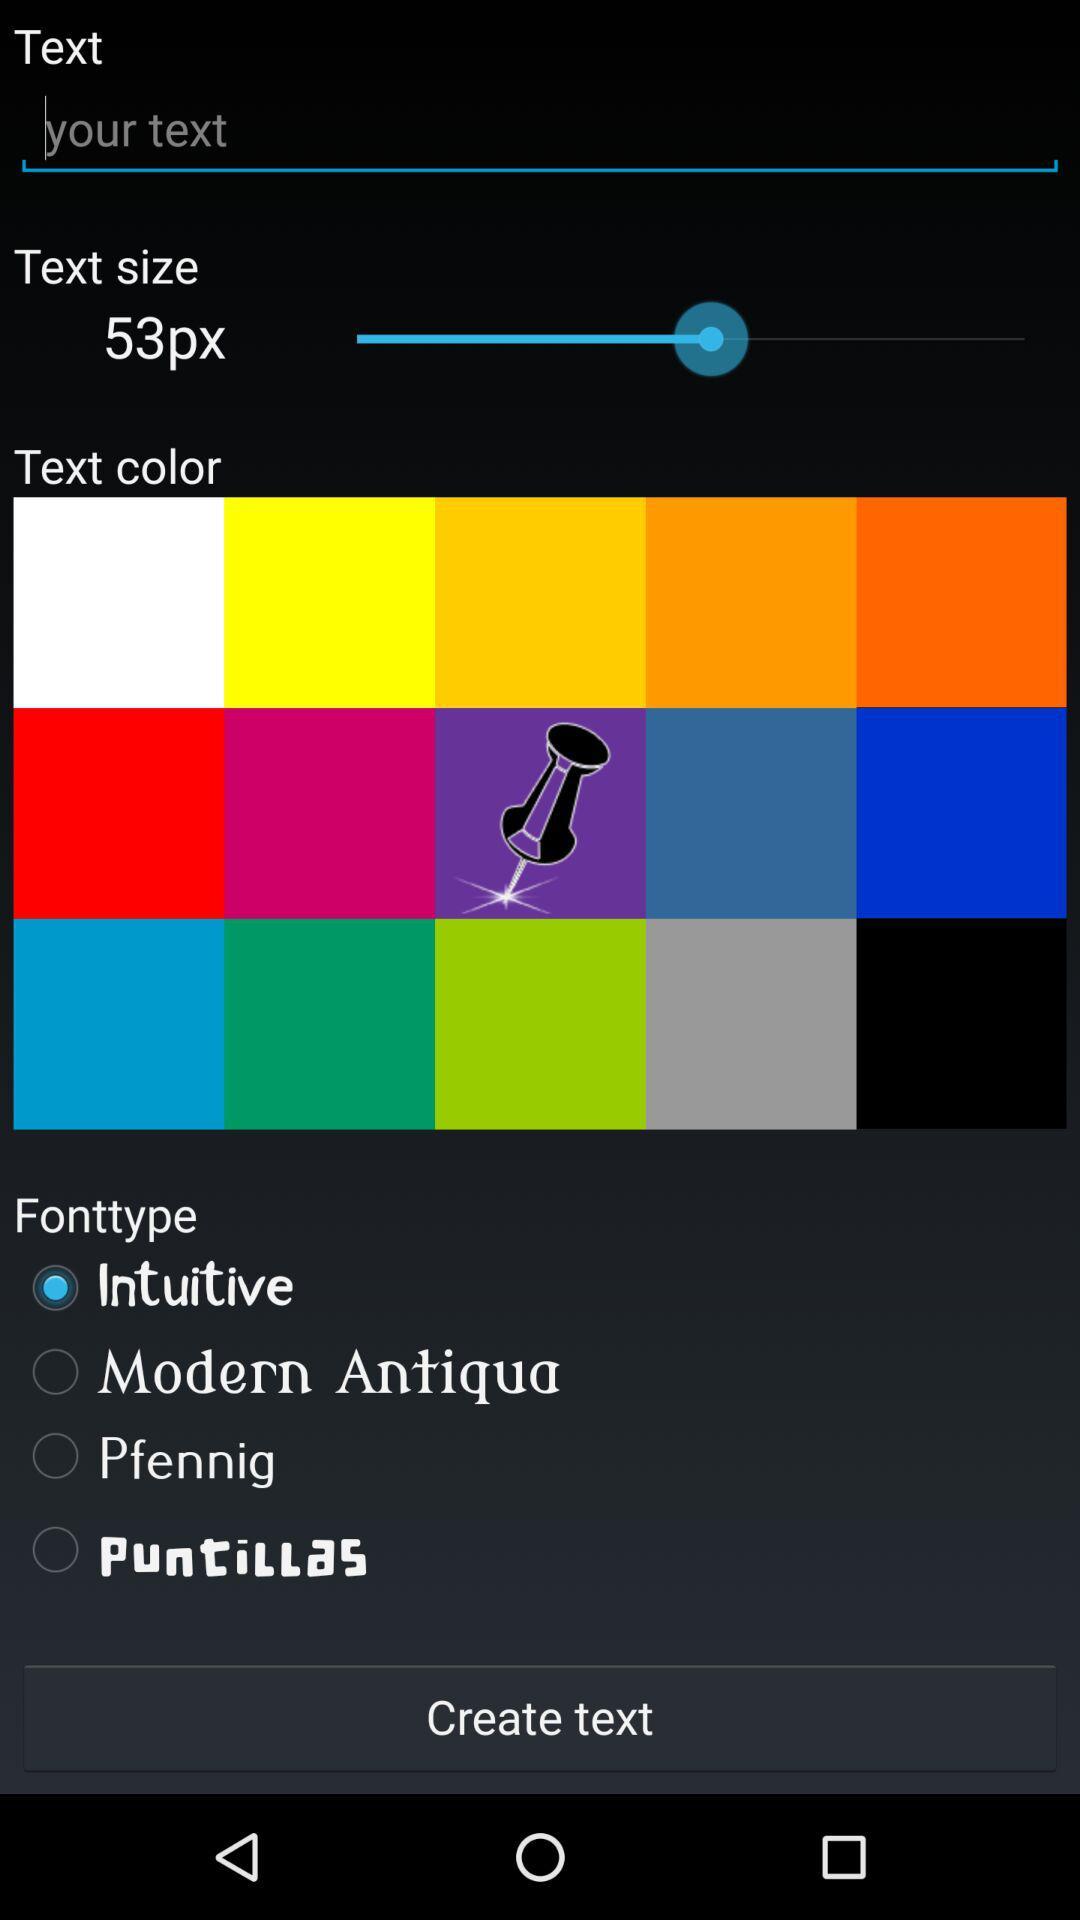 This screenshot has width=1080, height=1920. Describe the element at coordinates (540, 1370) in the screenshot. I see `the radio button above the pfennig radio button` at that location.